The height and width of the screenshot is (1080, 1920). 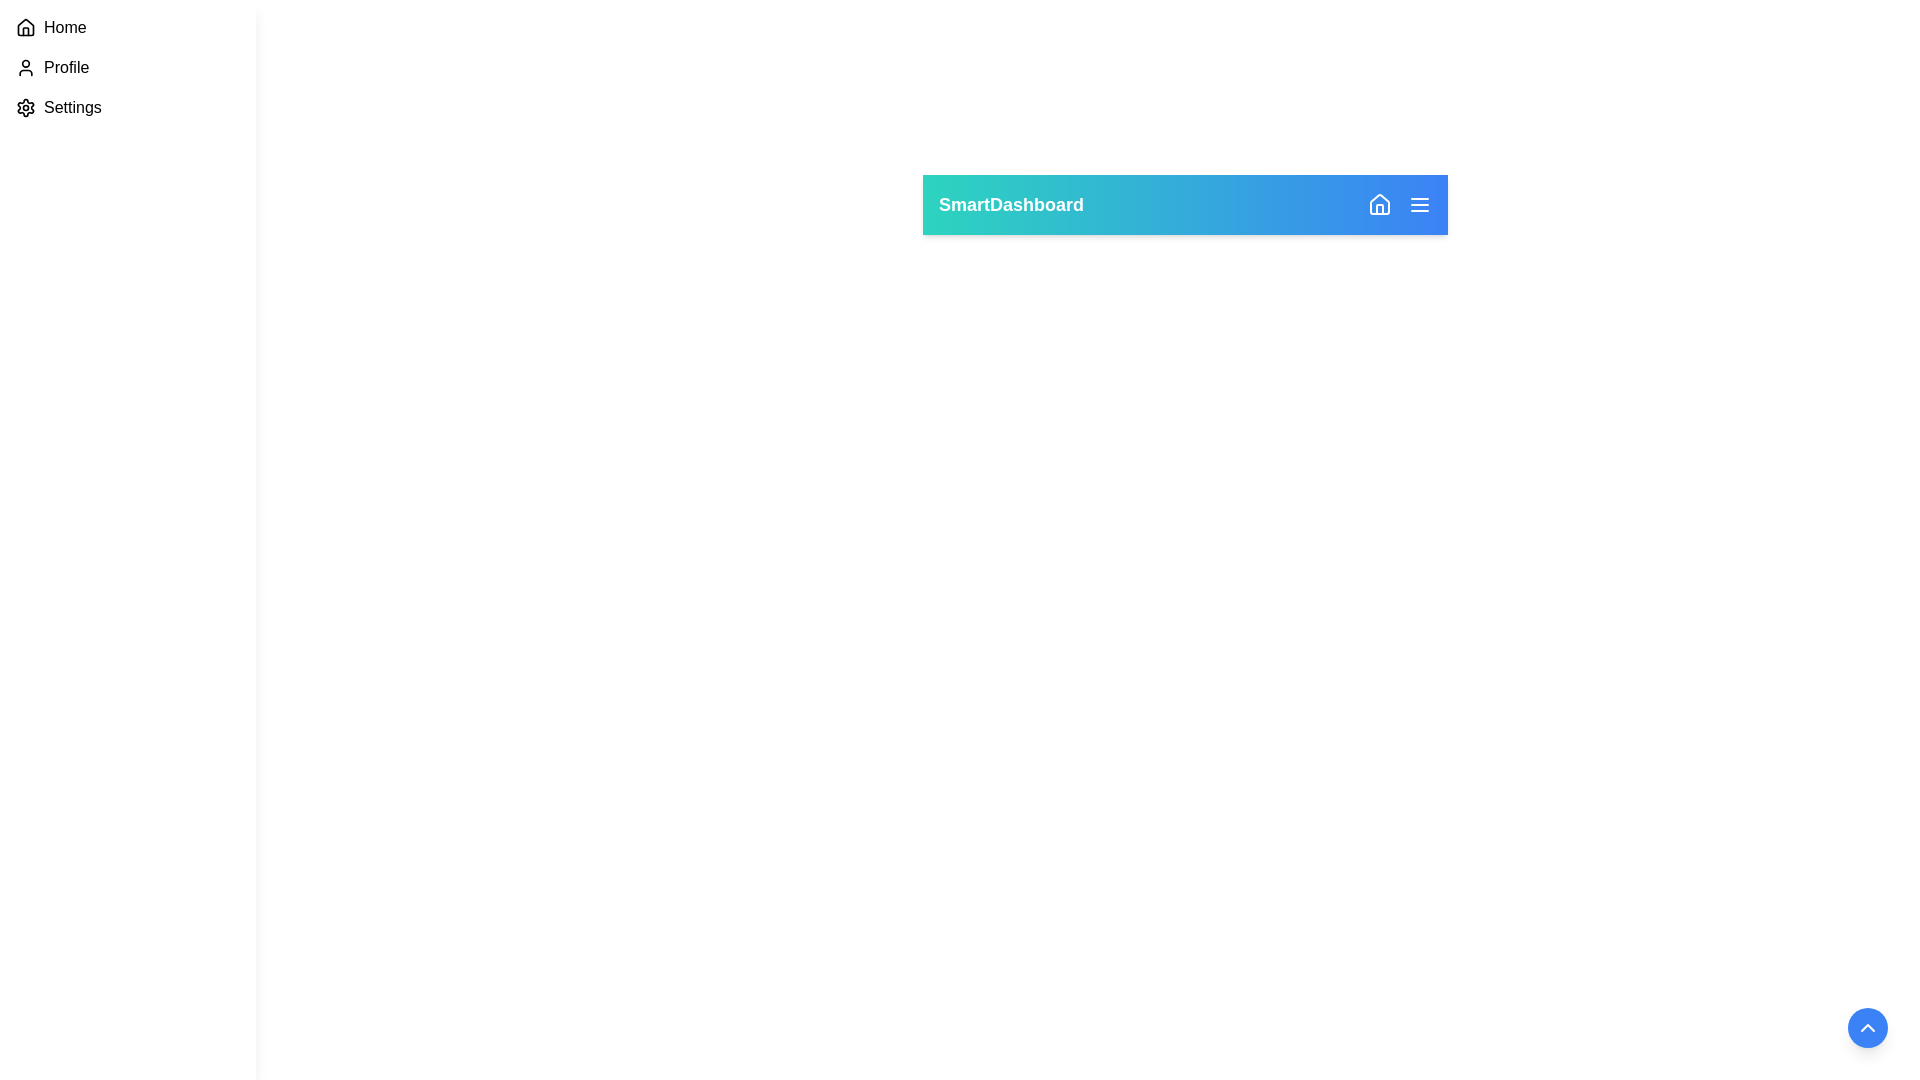 I want to click on the house icon button in the header area, so click(x=1379, y=204).